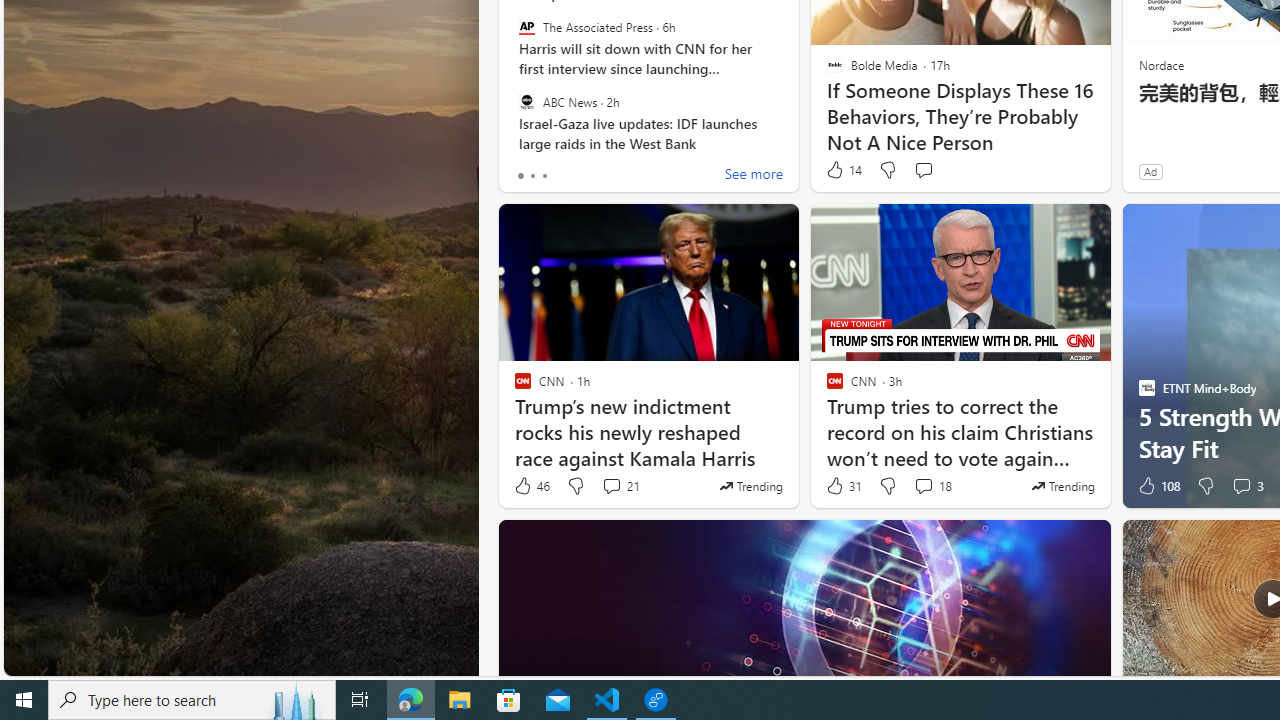  I want to click on 'tab-2', so click(544, 175).